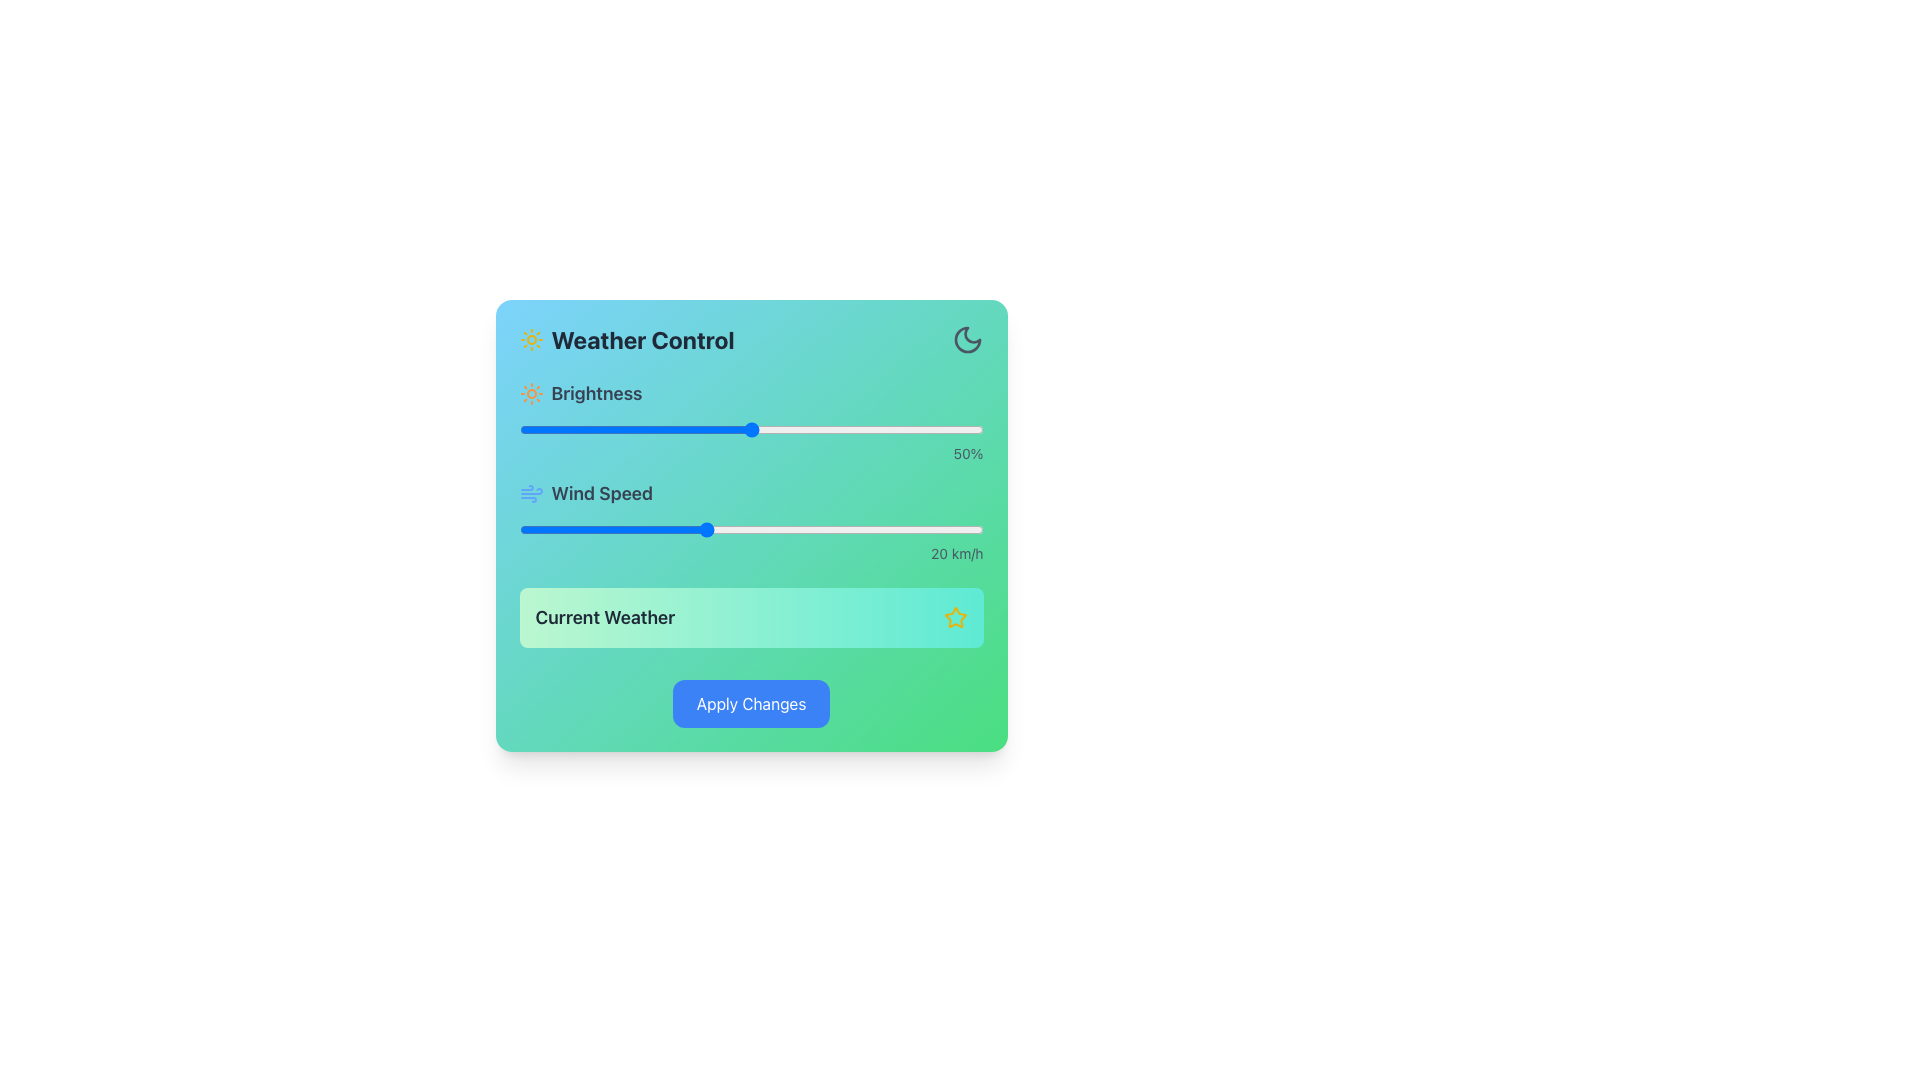 The image size is (1920, 1080). What do you see at coordinates (872, 528) in the screenshot?
I see `the wind speed` at bounding box center [872, 528].